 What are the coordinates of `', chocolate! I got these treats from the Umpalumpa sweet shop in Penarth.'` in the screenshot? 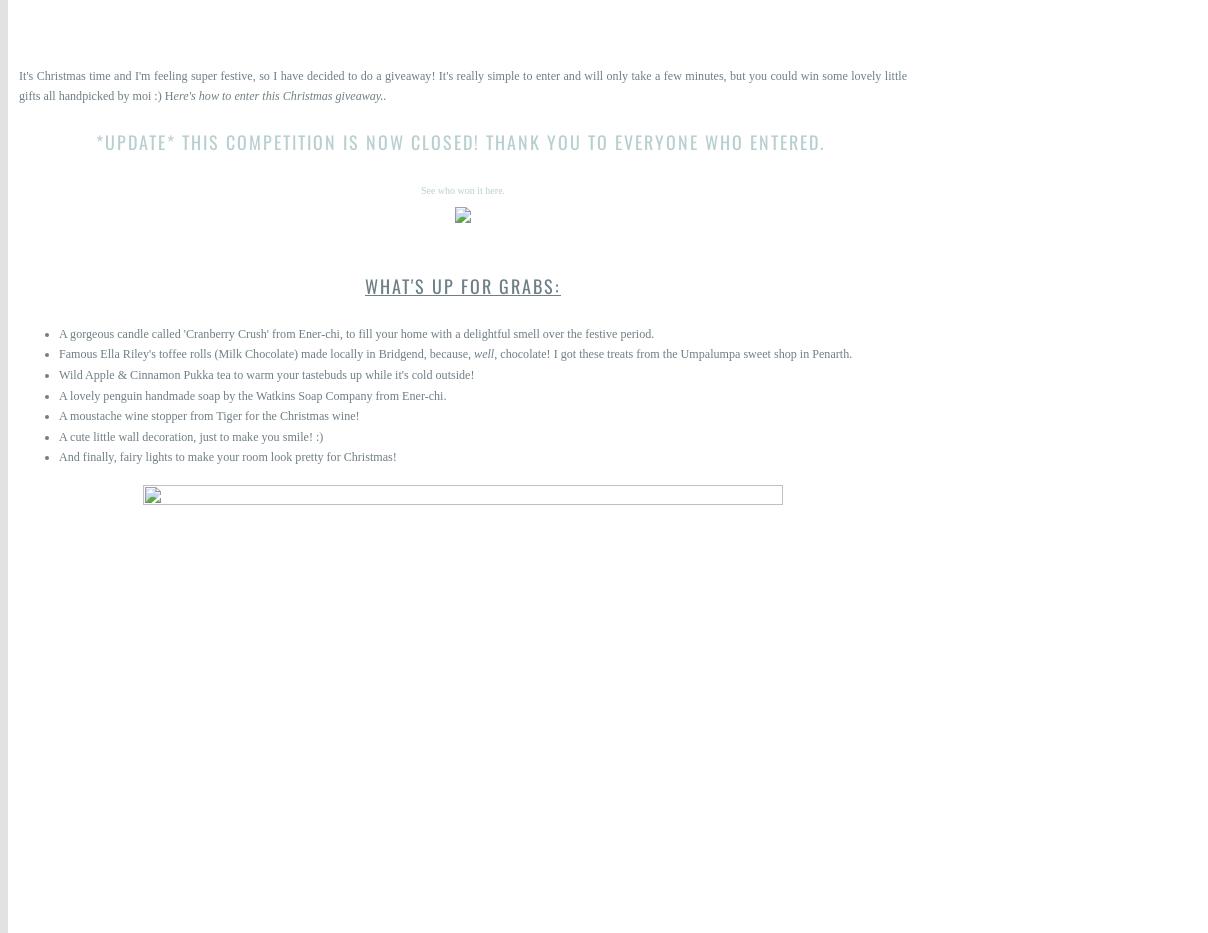 It's located at (673, 352).